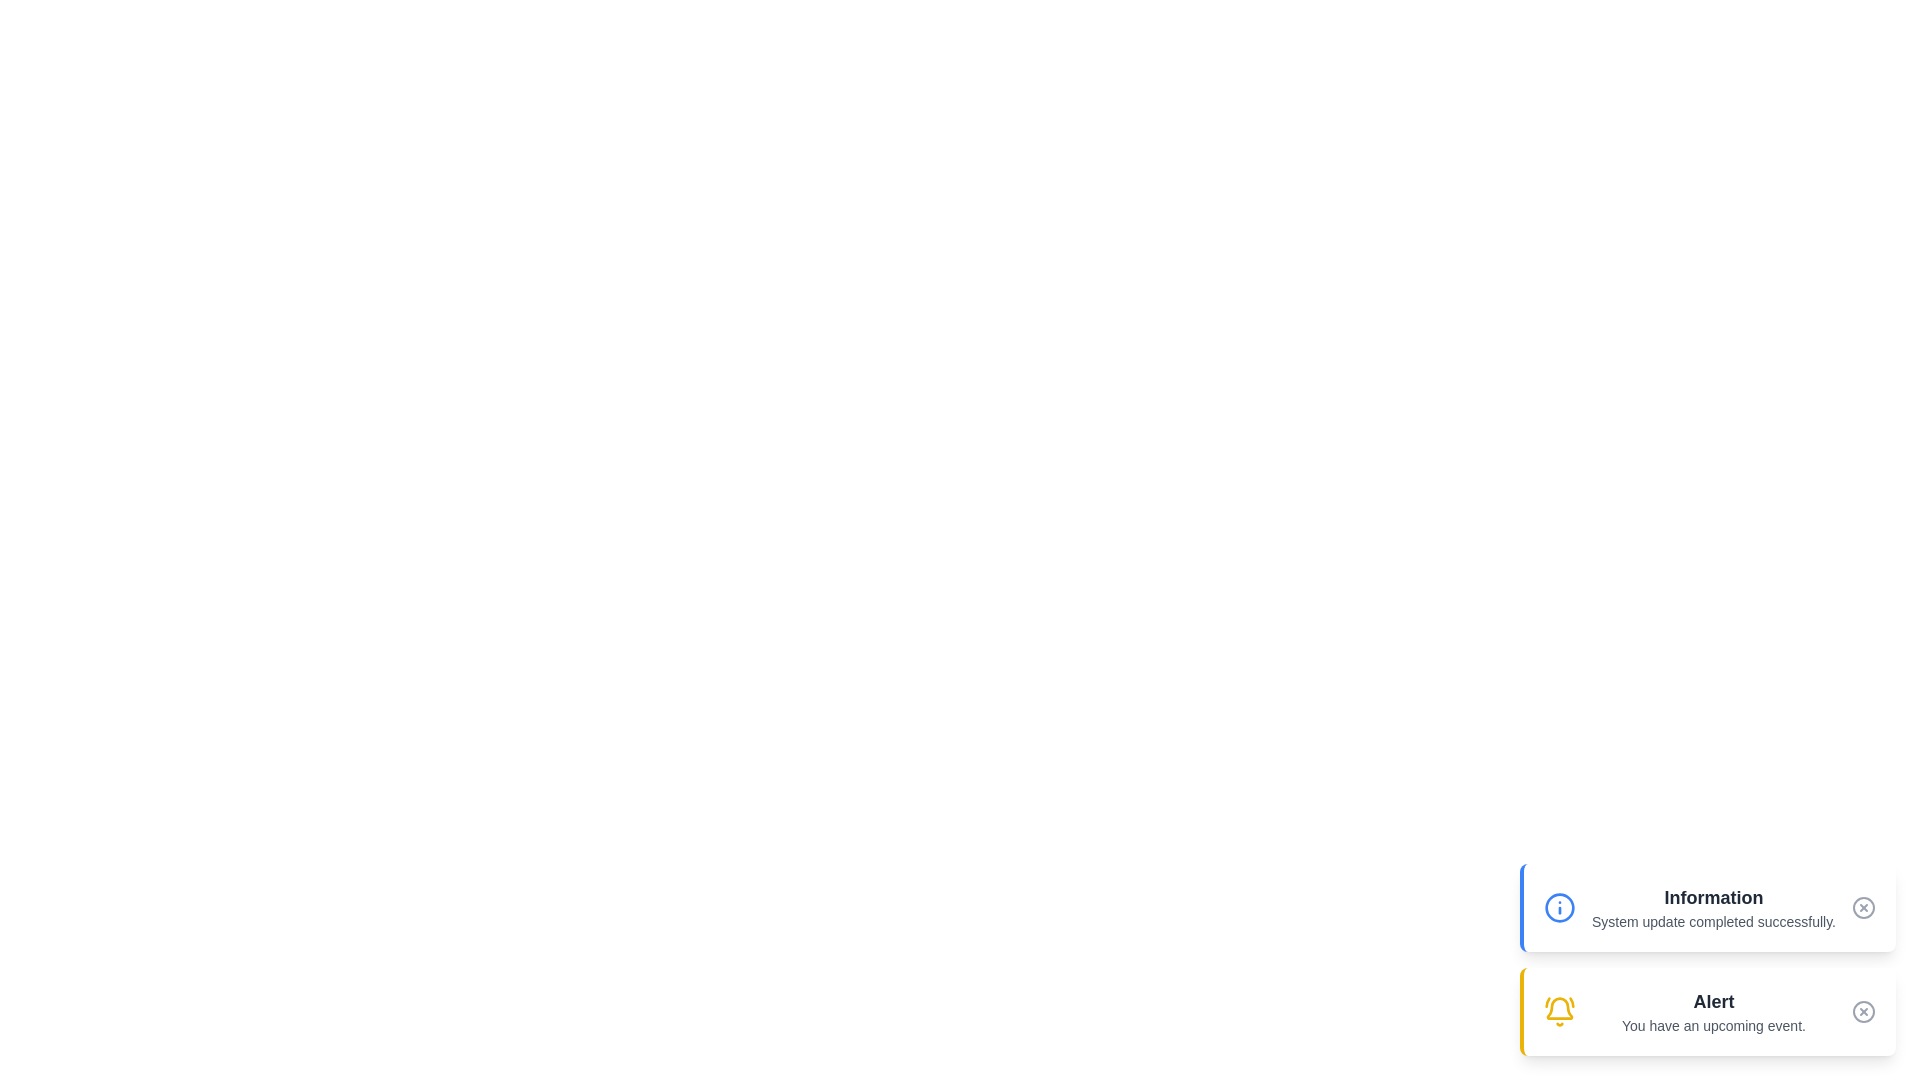  What do you see at coordinates (1712, 907) in the screenshot?
I see `the text of the notification titled 'Information'` at bounding box center [1712, 907].